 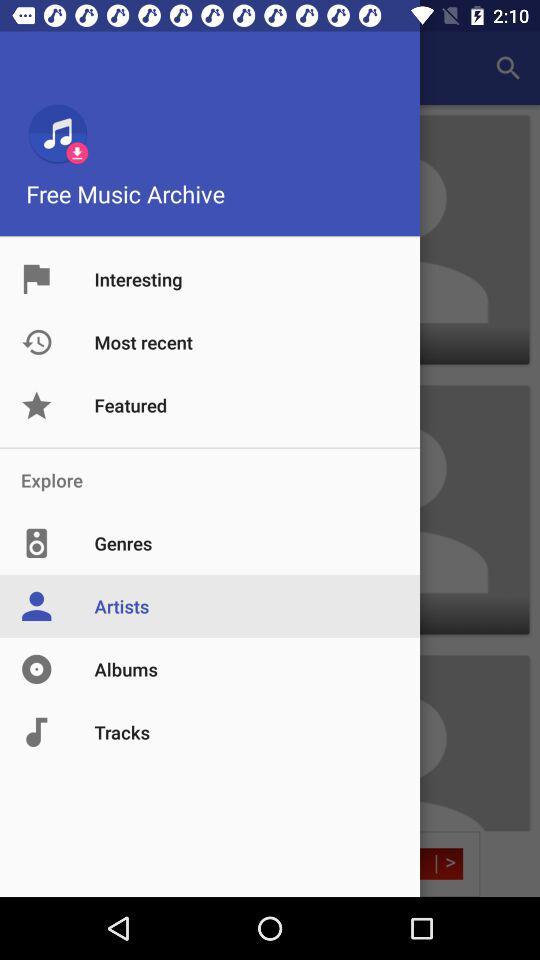 What do you see at coordinates (57, 132) in the screenshot?
I see `music icon` at bounding box center [57, 132].